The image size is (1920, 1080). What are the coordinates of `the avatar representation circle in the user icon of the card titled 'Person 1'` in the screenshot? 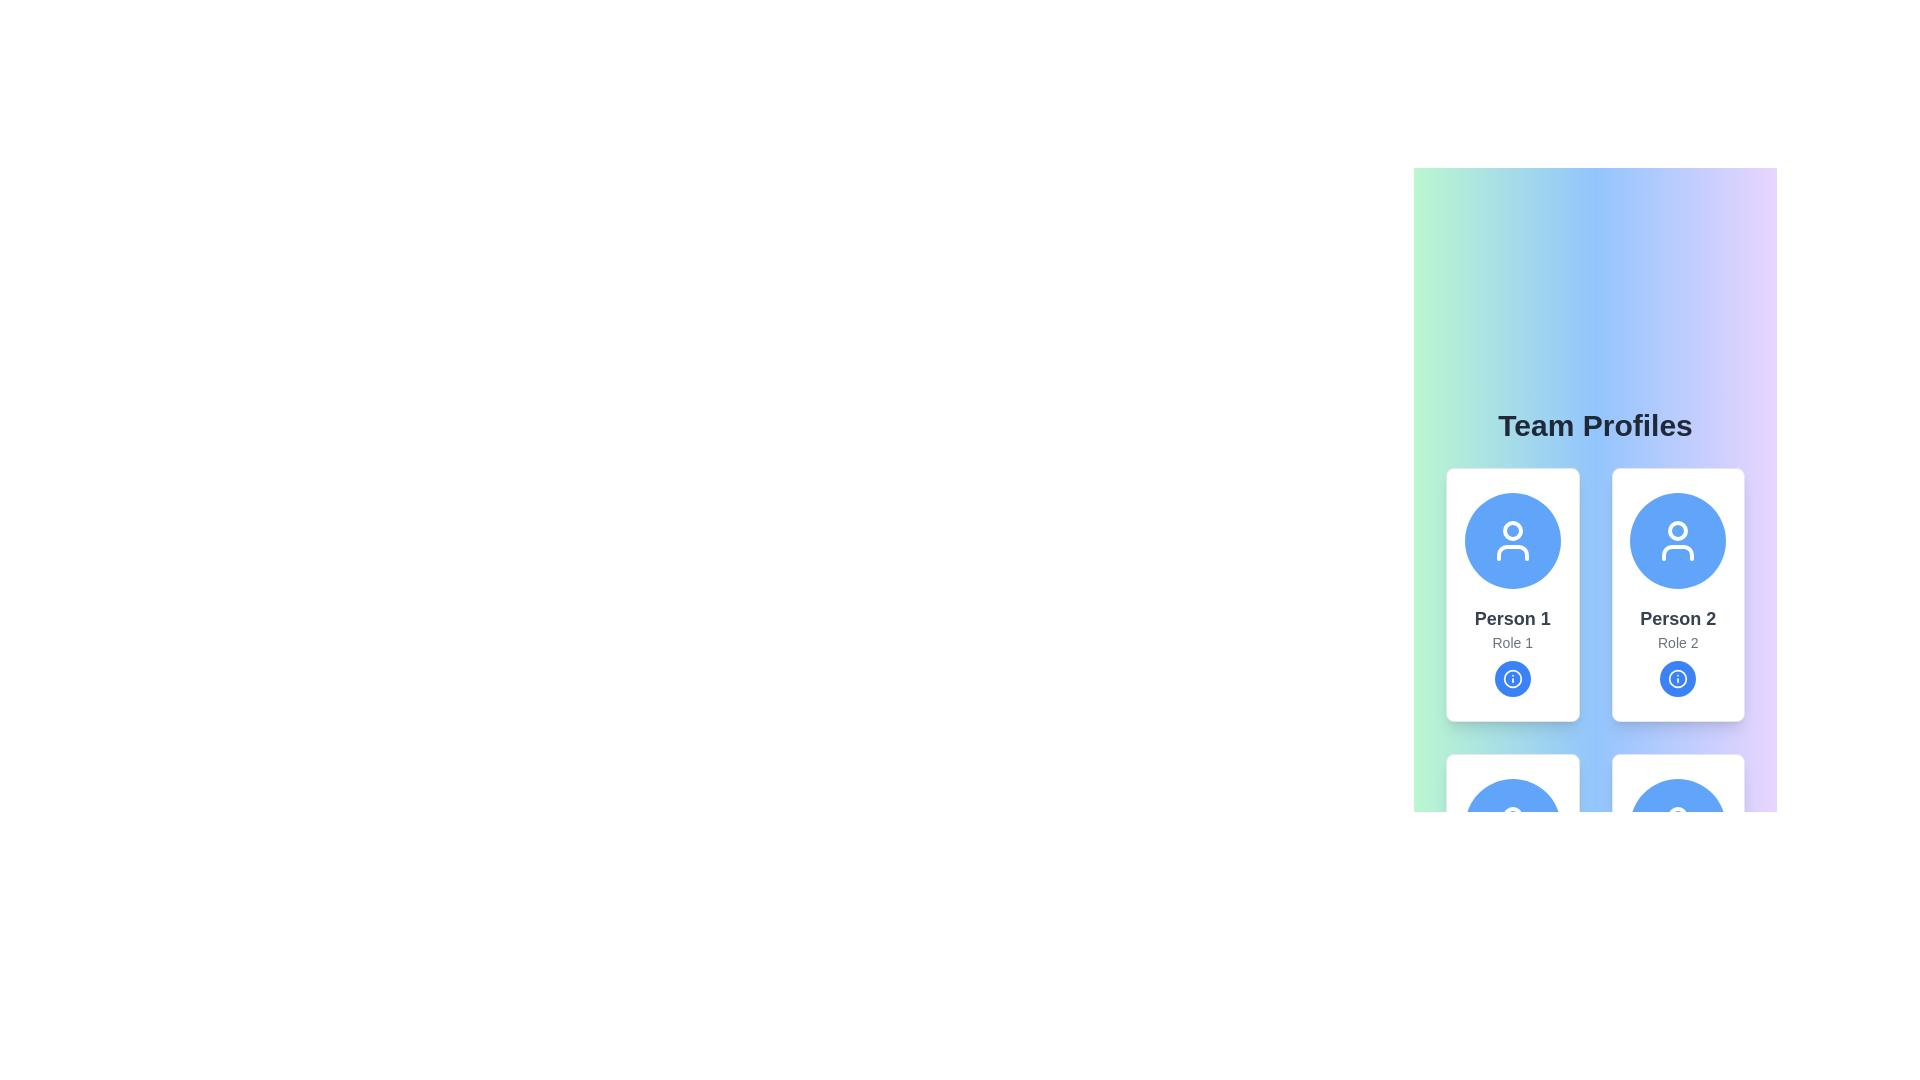 It's located at (1512, 530).